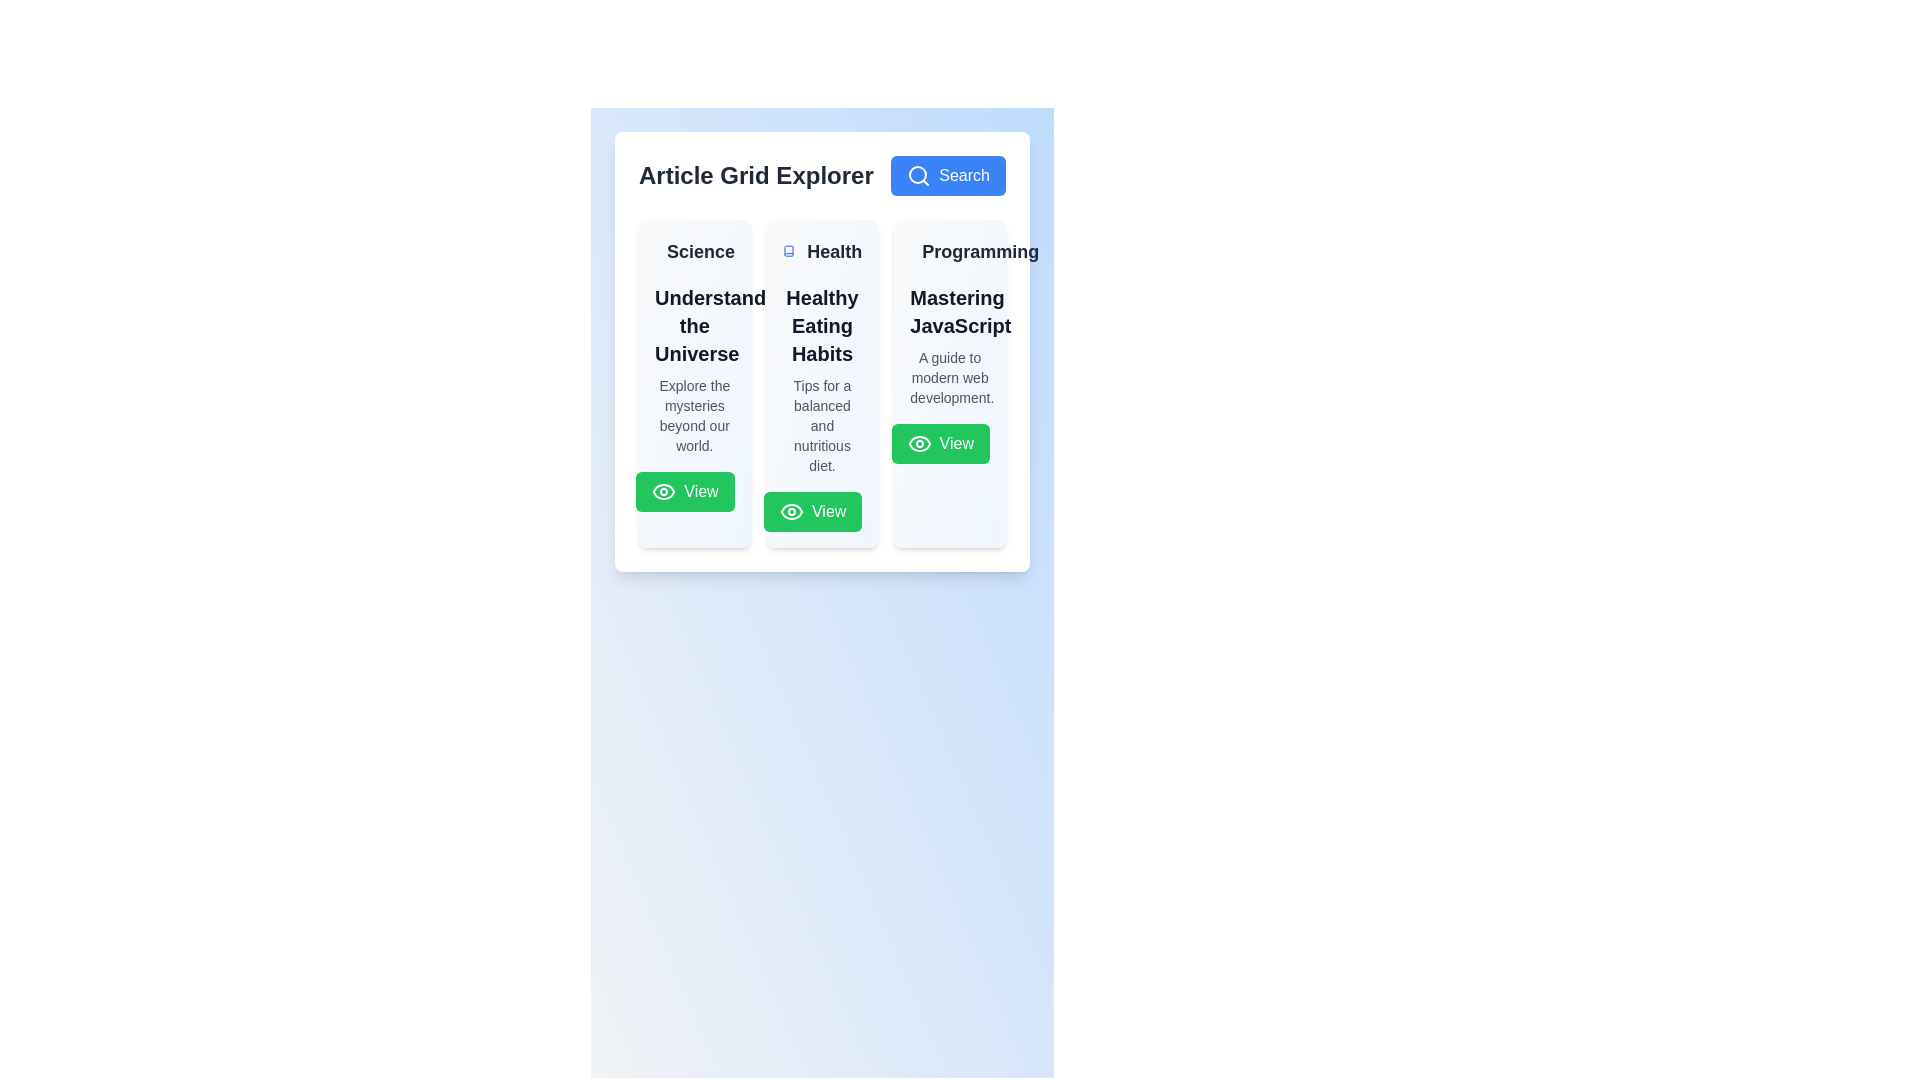 This screenshot has height=1080, width=1920. I want to click on the 'Health' label with a book icon, which is located at the top-left corner of the second card in a grid of three cards, so click(822, 250).